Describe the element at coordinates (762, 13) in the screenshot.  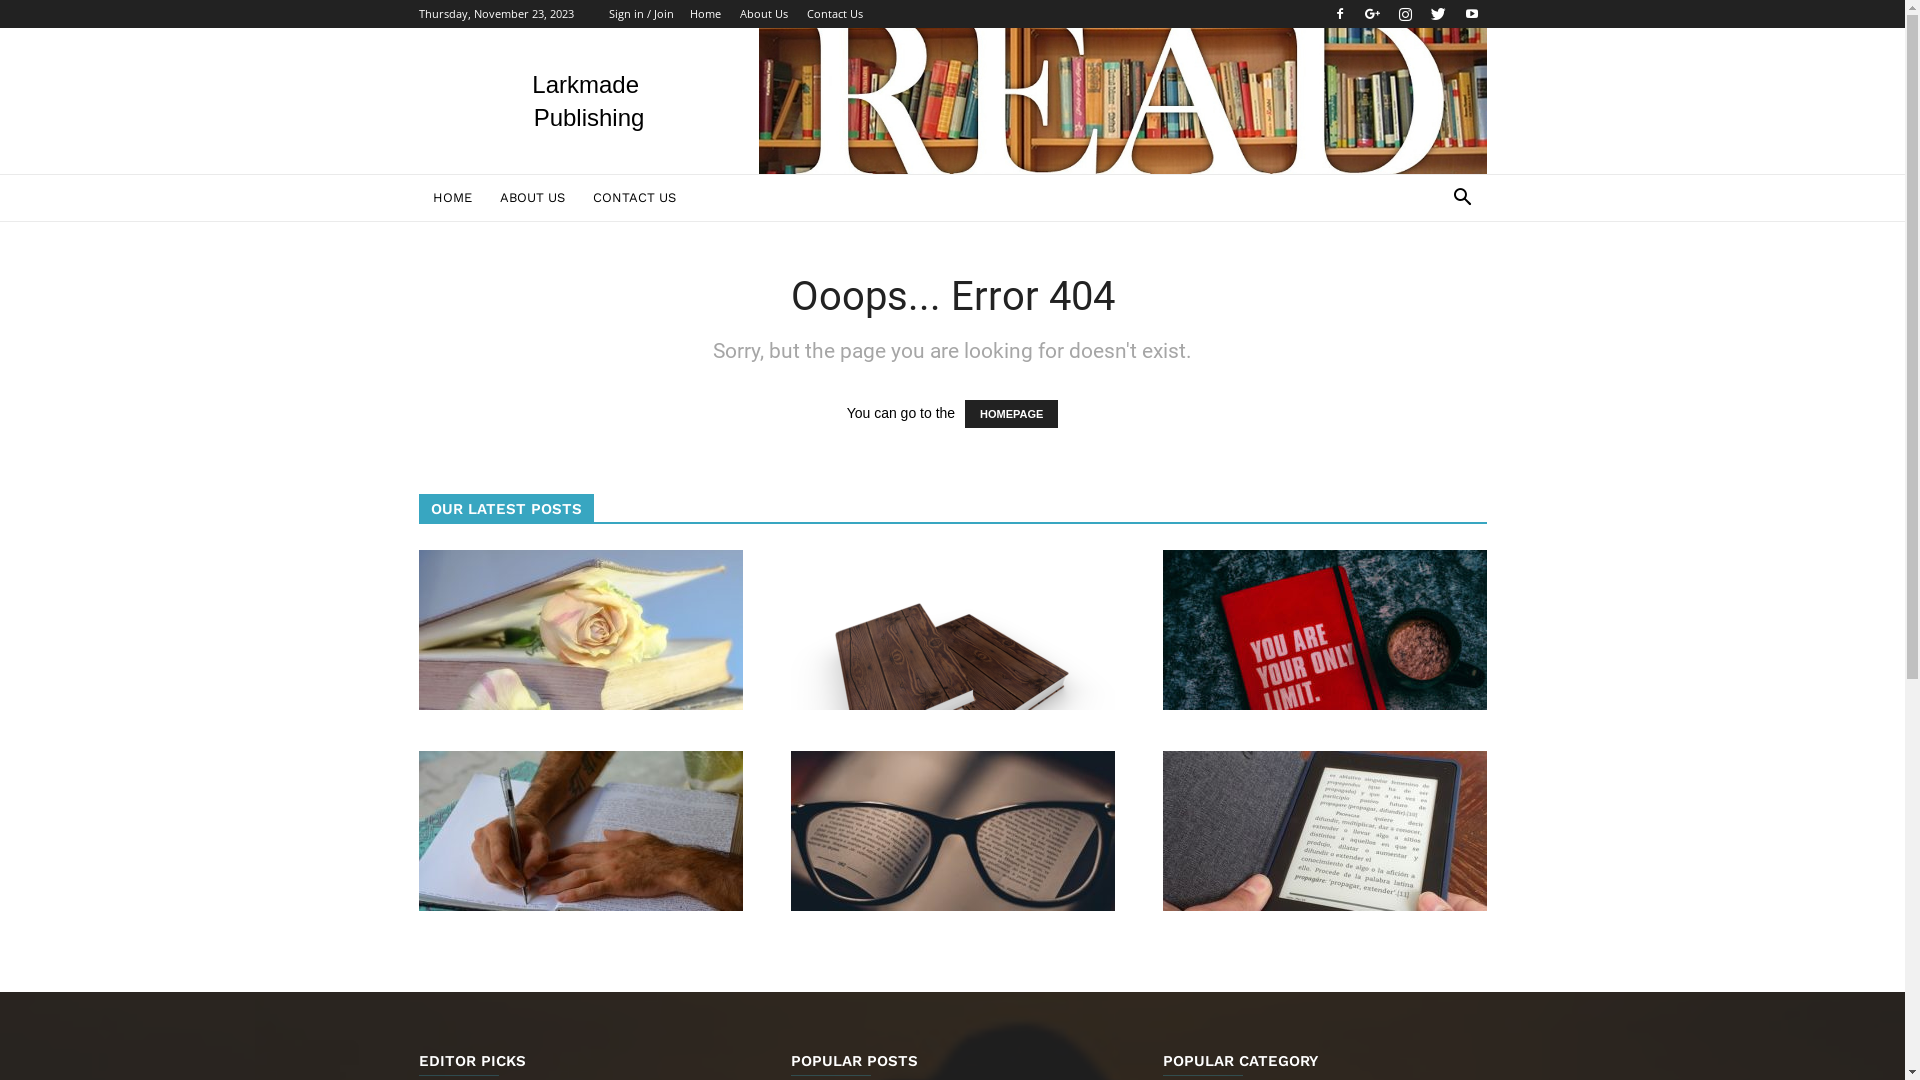
I see `'About Us'` at that location.